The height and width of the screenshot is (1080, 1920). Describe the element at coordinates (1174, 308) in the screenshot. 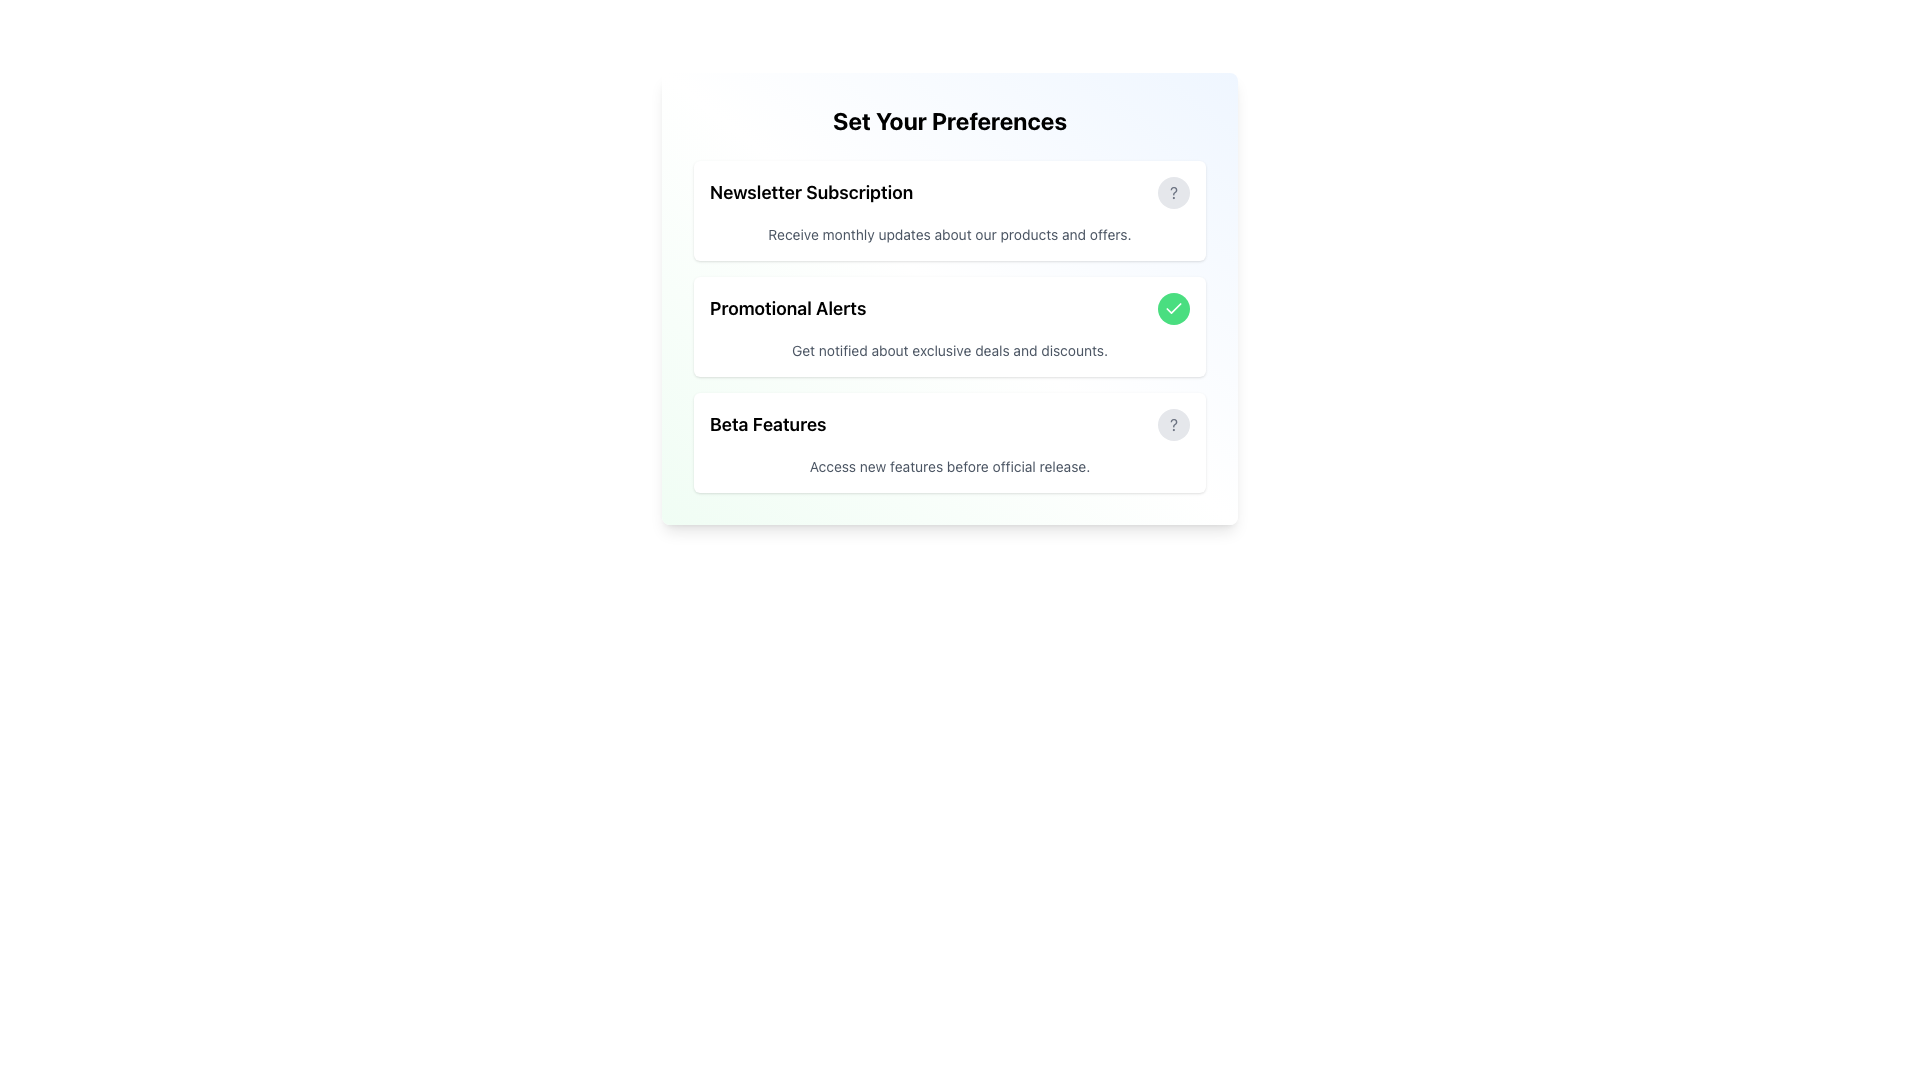

I see `the toggle button for 'Promotional Alerts' to change its state` at that location.